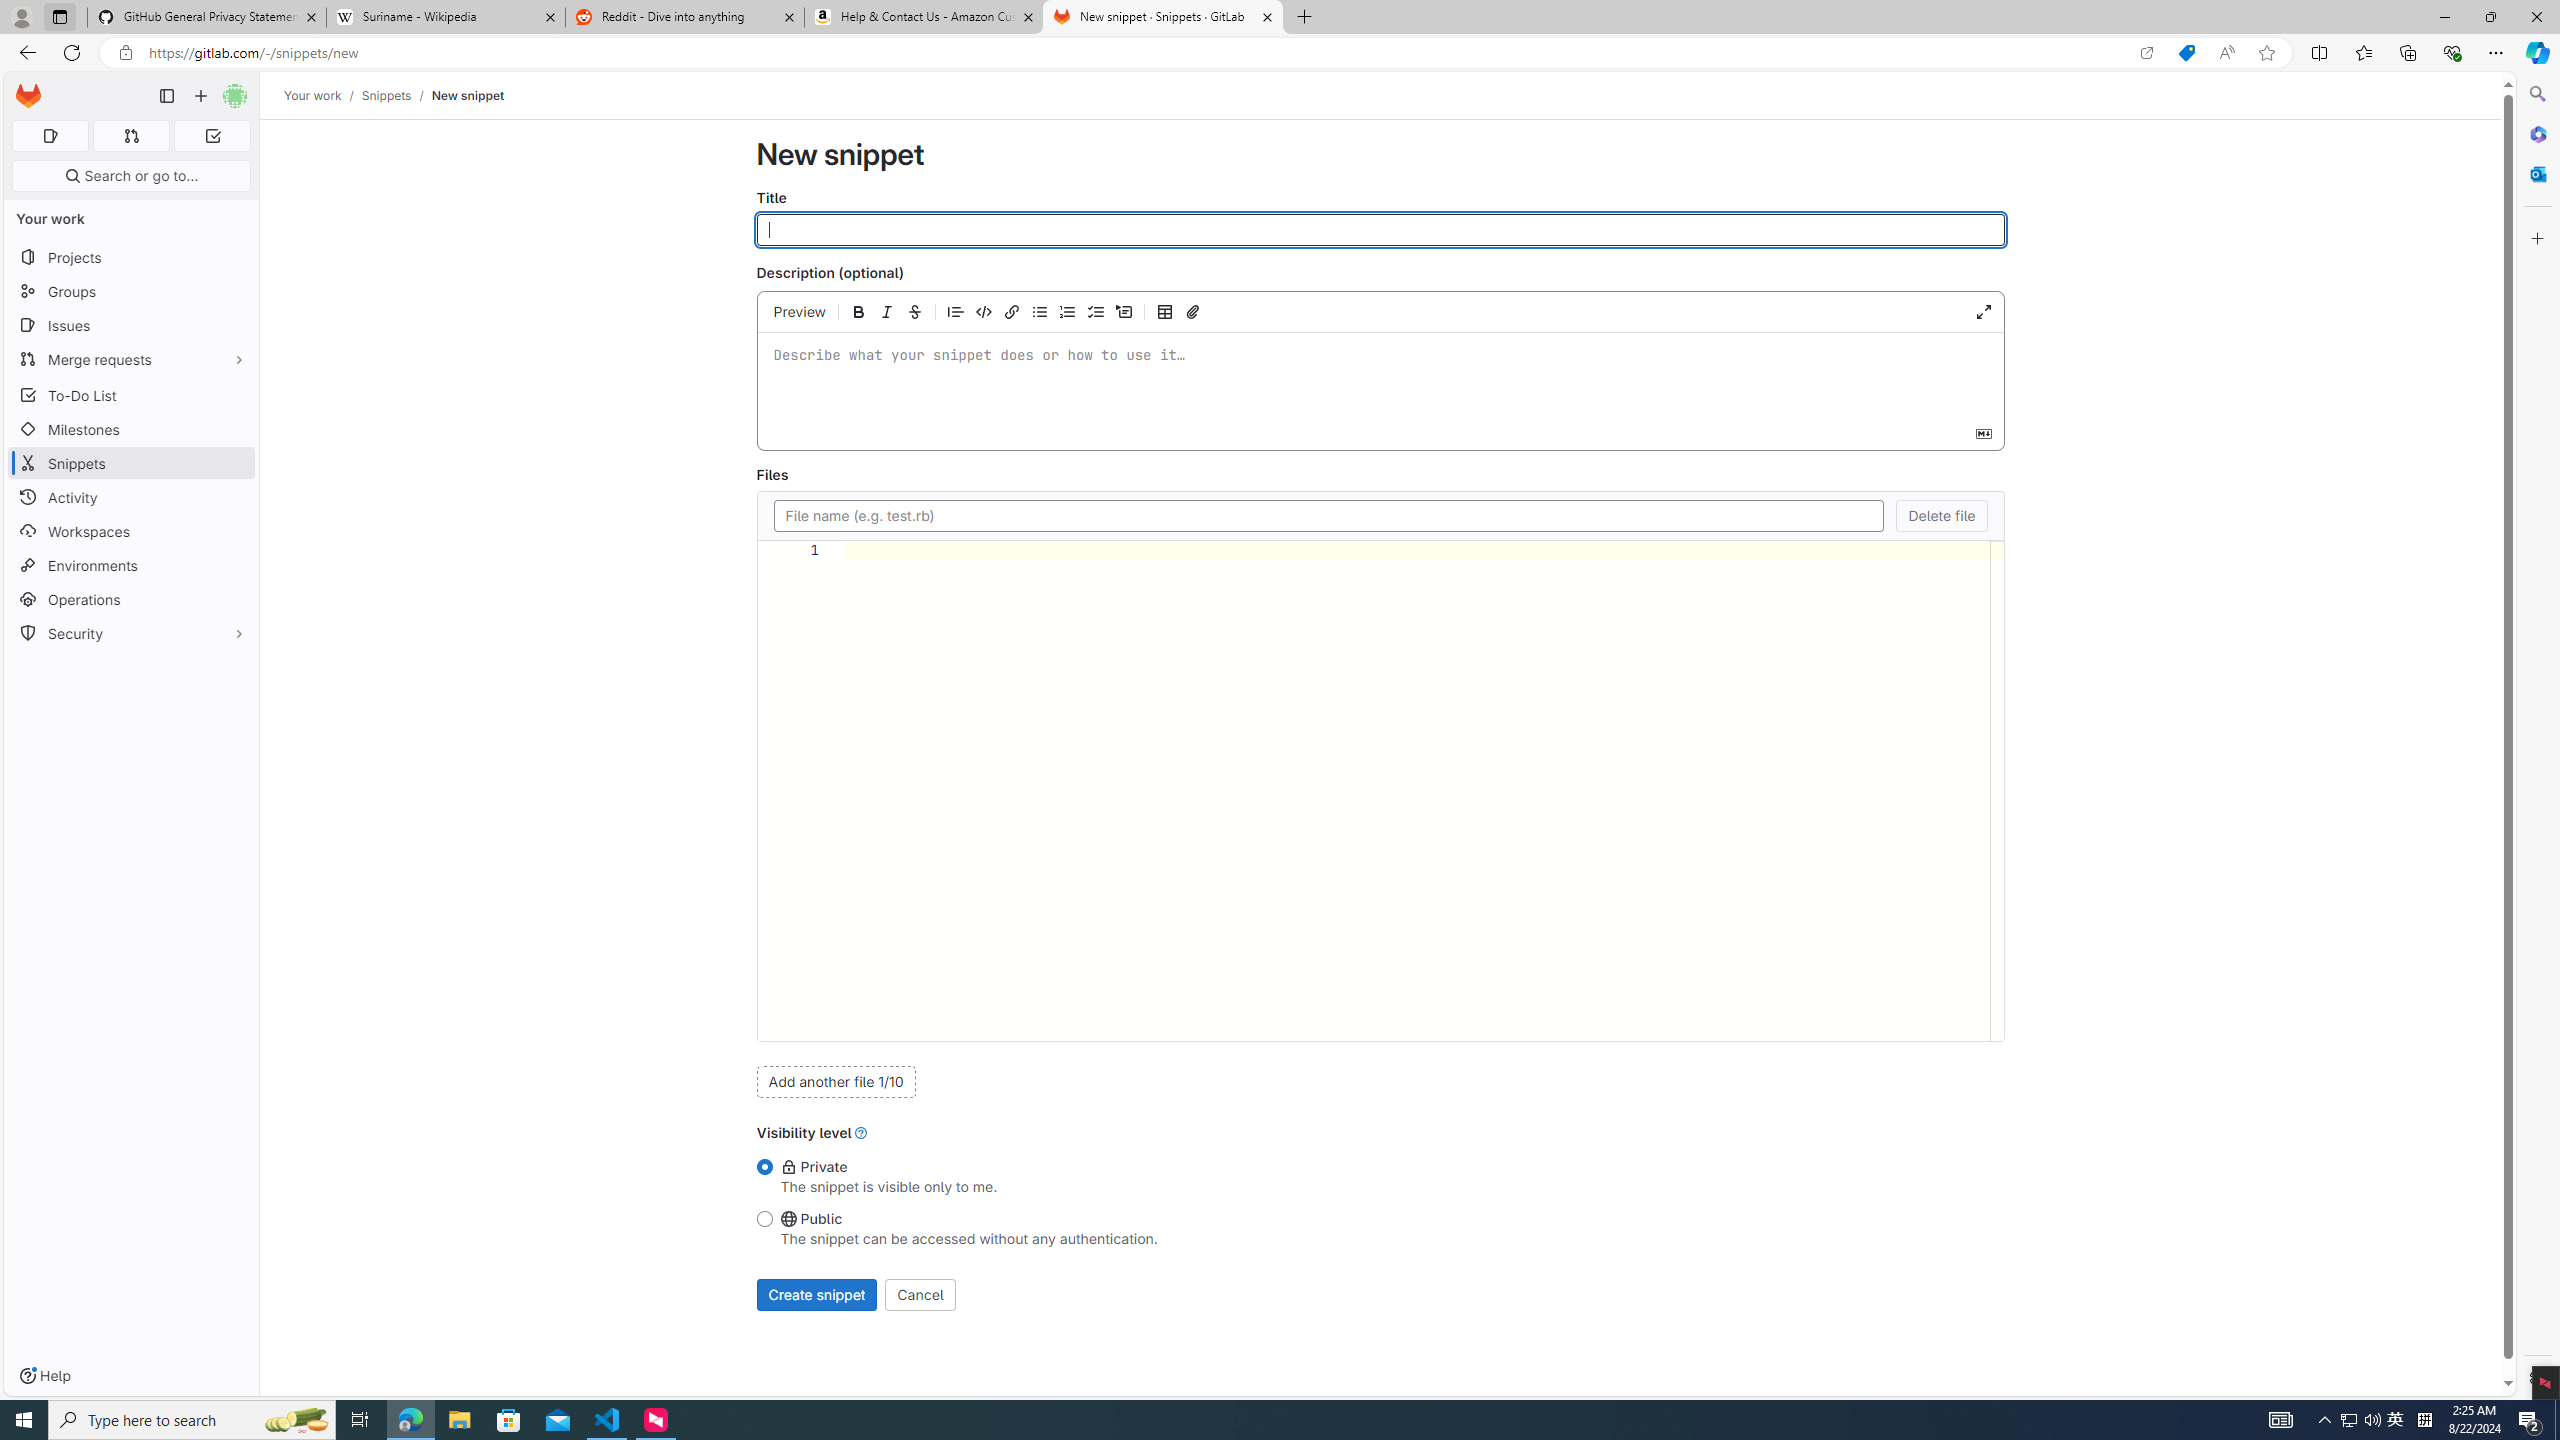 The height and width of the screenshot is (1440, 2560). What do you see at coordinates (130, 256) in the screenshot?
I see `'Projects'` at bounding box center [130, 256].